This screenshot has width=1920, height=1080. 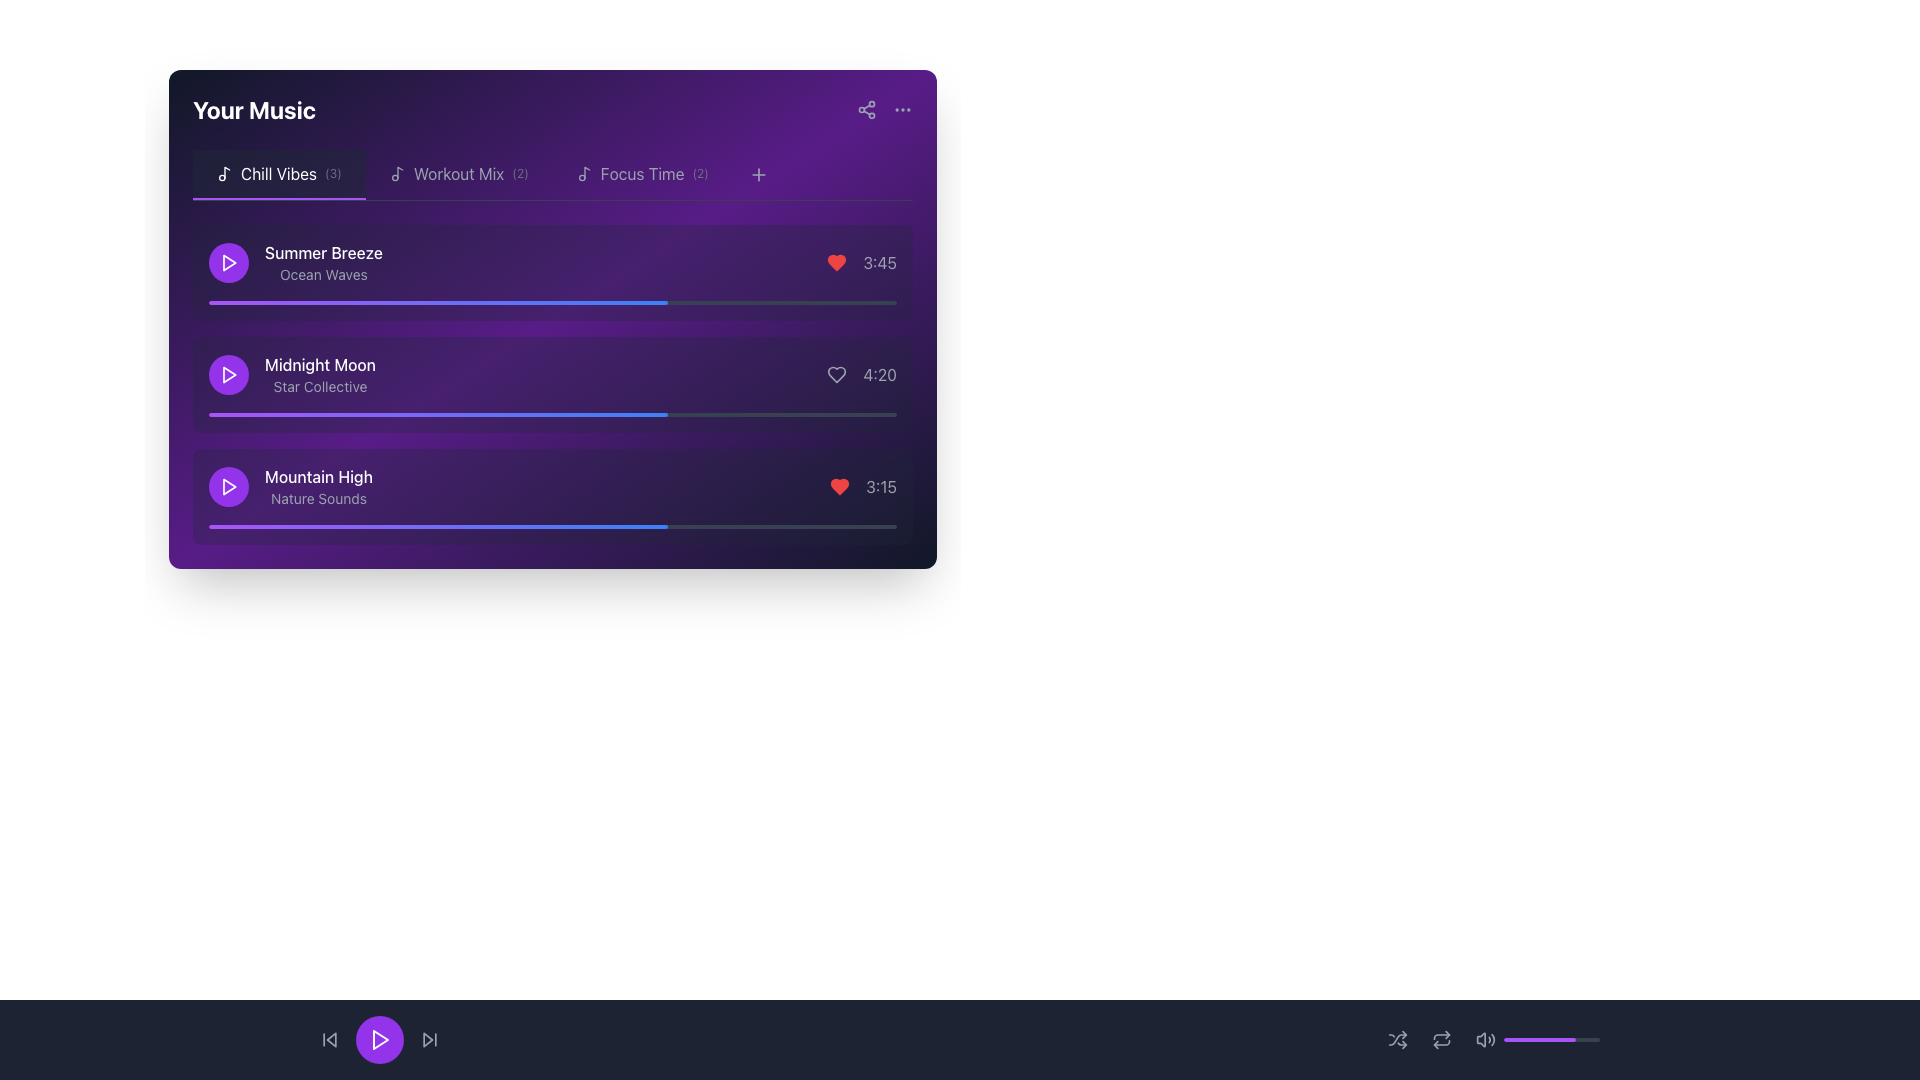 What do you see at coordinates (469, 303) in the screenshot?
I see `progress` at bounding box center [469, 303].